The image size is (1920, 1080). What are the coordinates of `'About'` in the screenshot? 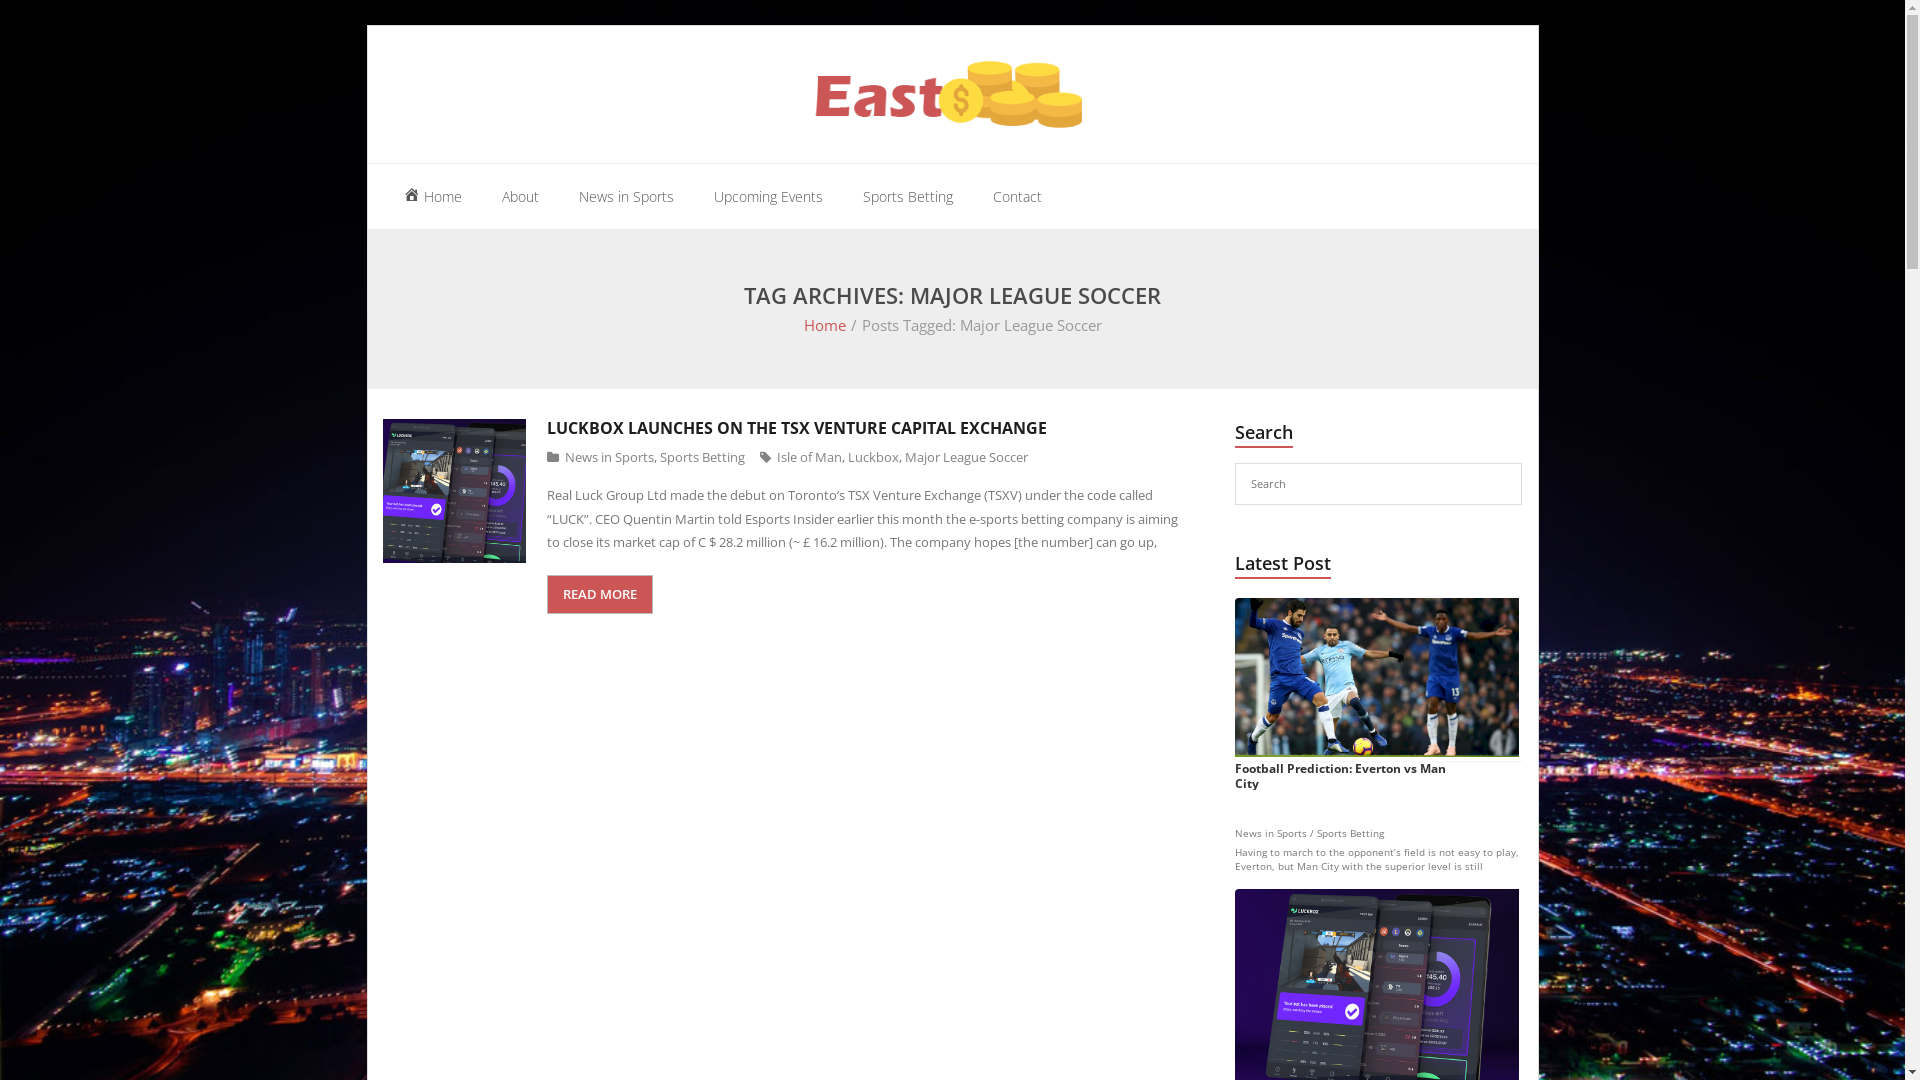 It's located at (520, 196).